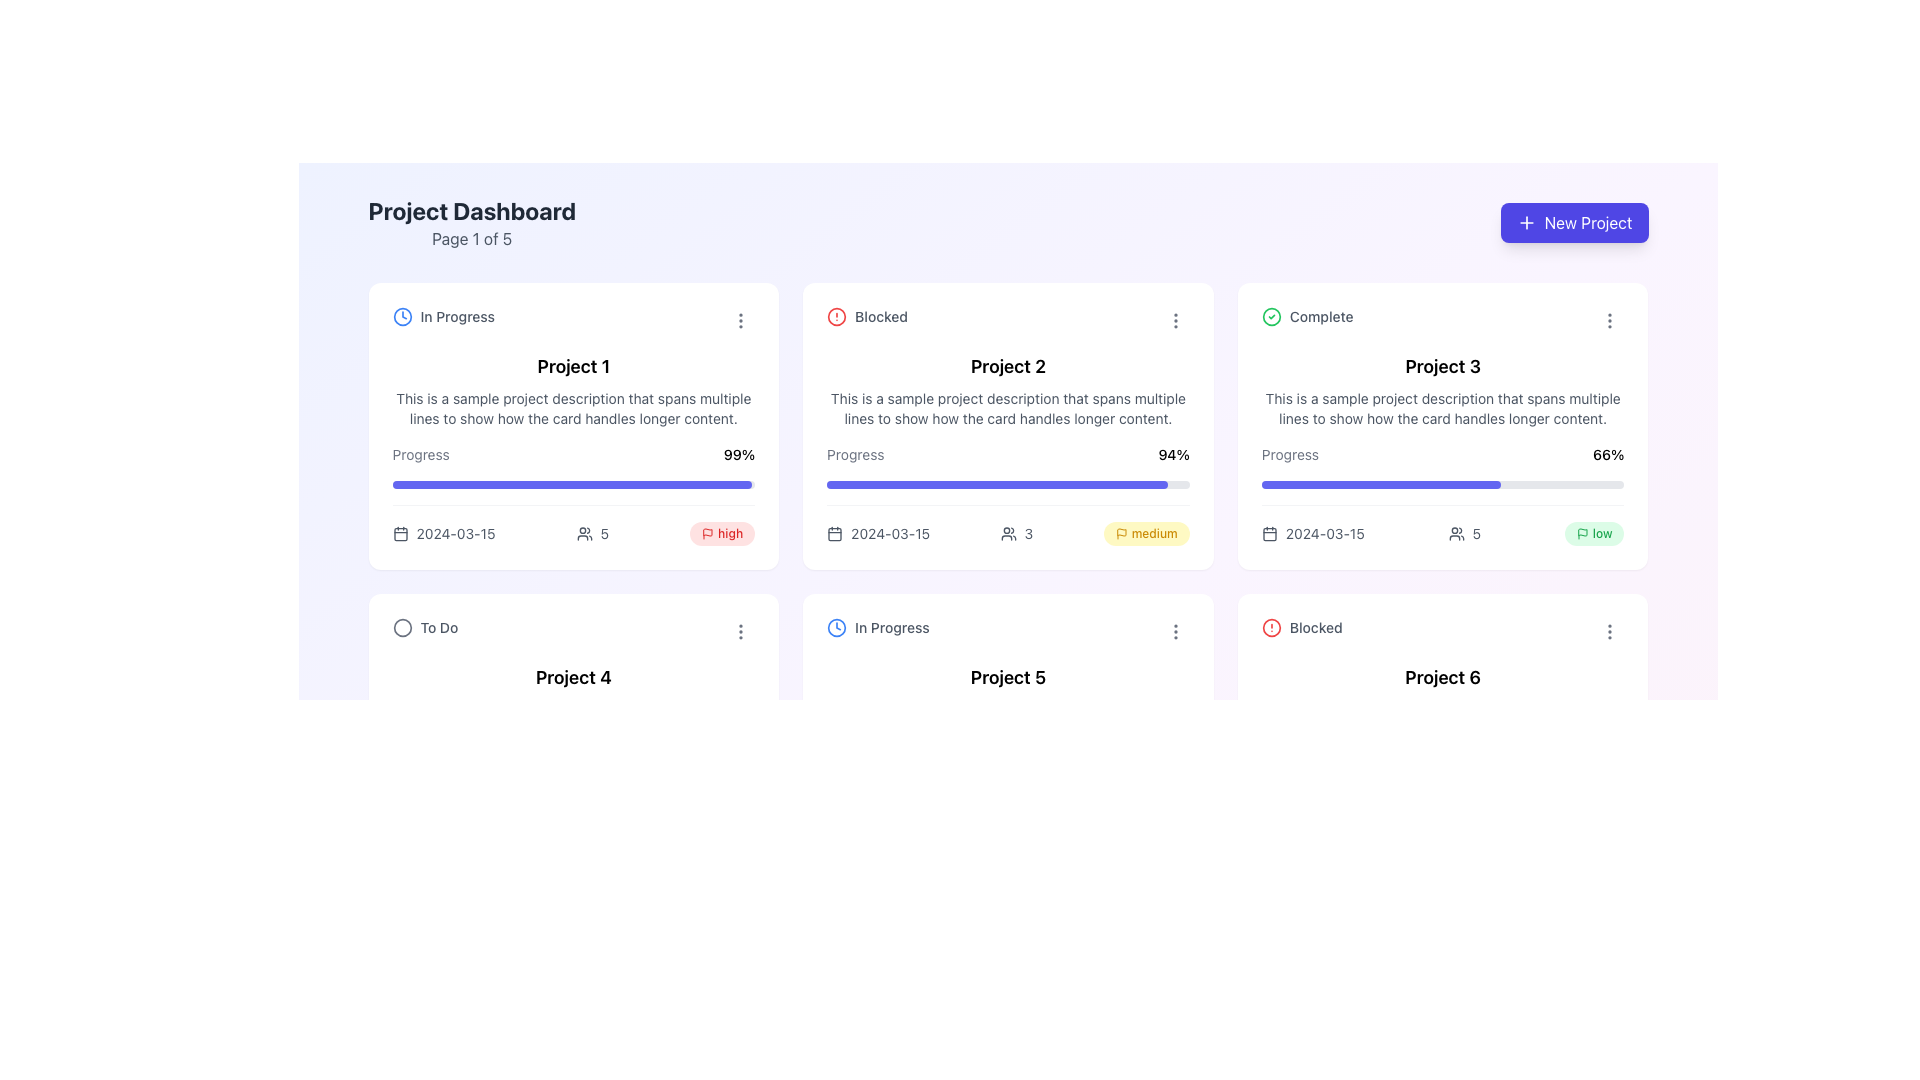 This screenshot has width=1920, height=1080. What do you see at coordinates (835, 533) in the screenshot?
I see `the graphical decorative element of the calendar icon located in the top-left card labeled 'Project 2' within the dashboard interface` at bounding box center [835, 533].